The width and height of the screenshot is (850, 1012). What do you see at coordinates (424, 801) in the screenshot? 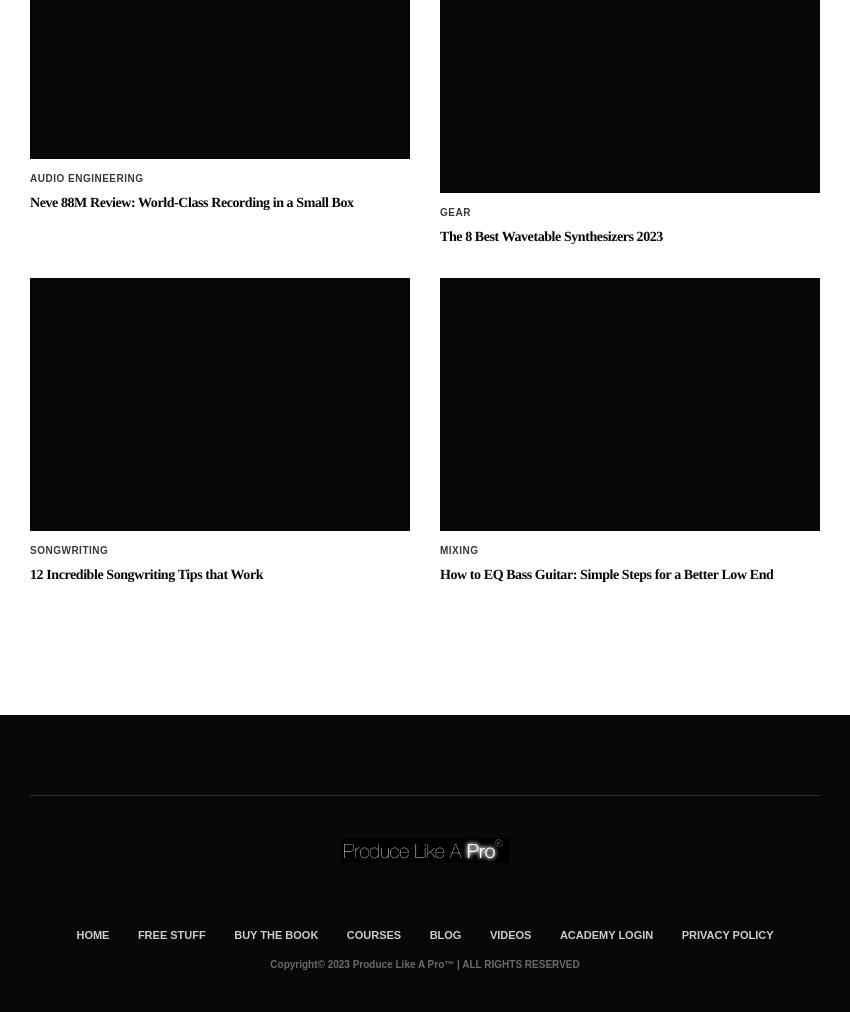
I see `'Copyright© 2023 Produce Like A Pro™ | ALL RIGHTS RESERVED'` at bounding box center [424, 801].